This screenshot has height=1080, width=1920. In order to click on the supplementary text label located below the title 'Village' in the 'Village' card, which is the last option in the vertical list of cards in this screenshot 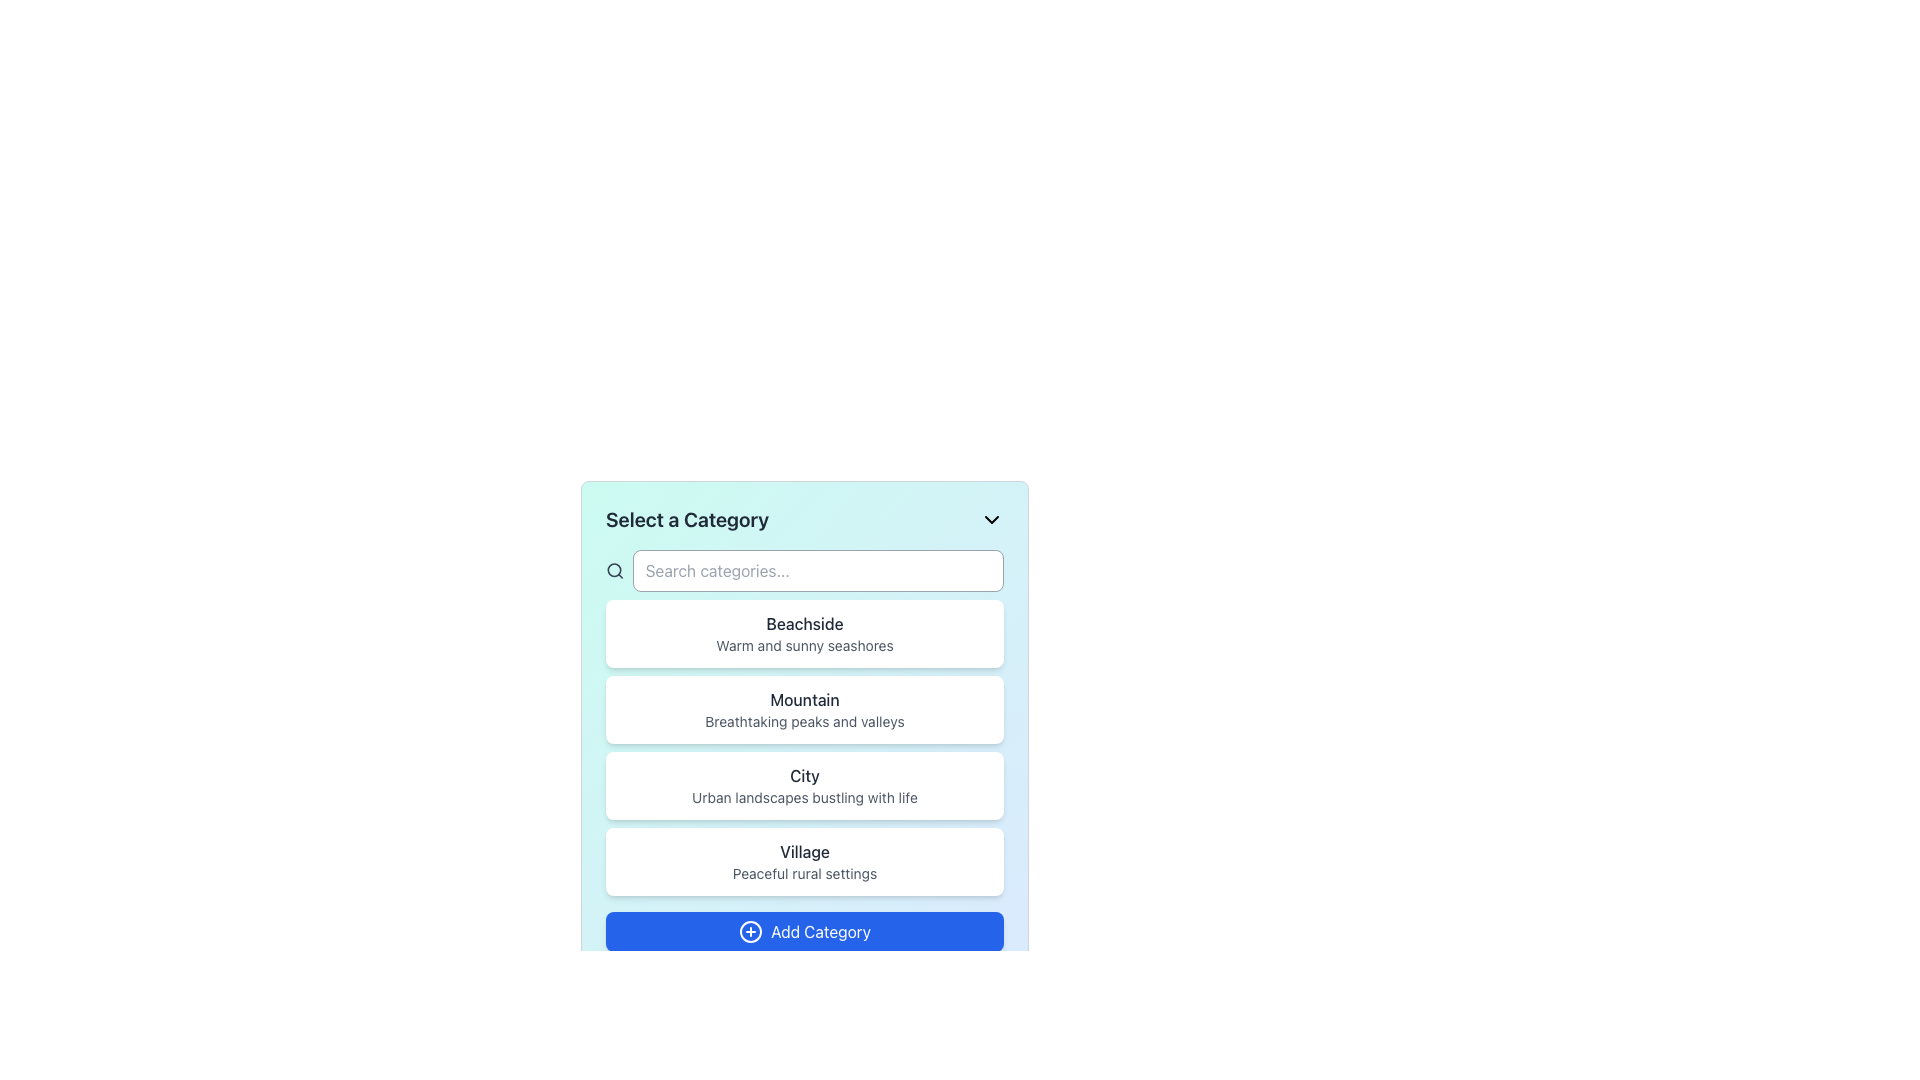, I will do `click(805, 873)`.